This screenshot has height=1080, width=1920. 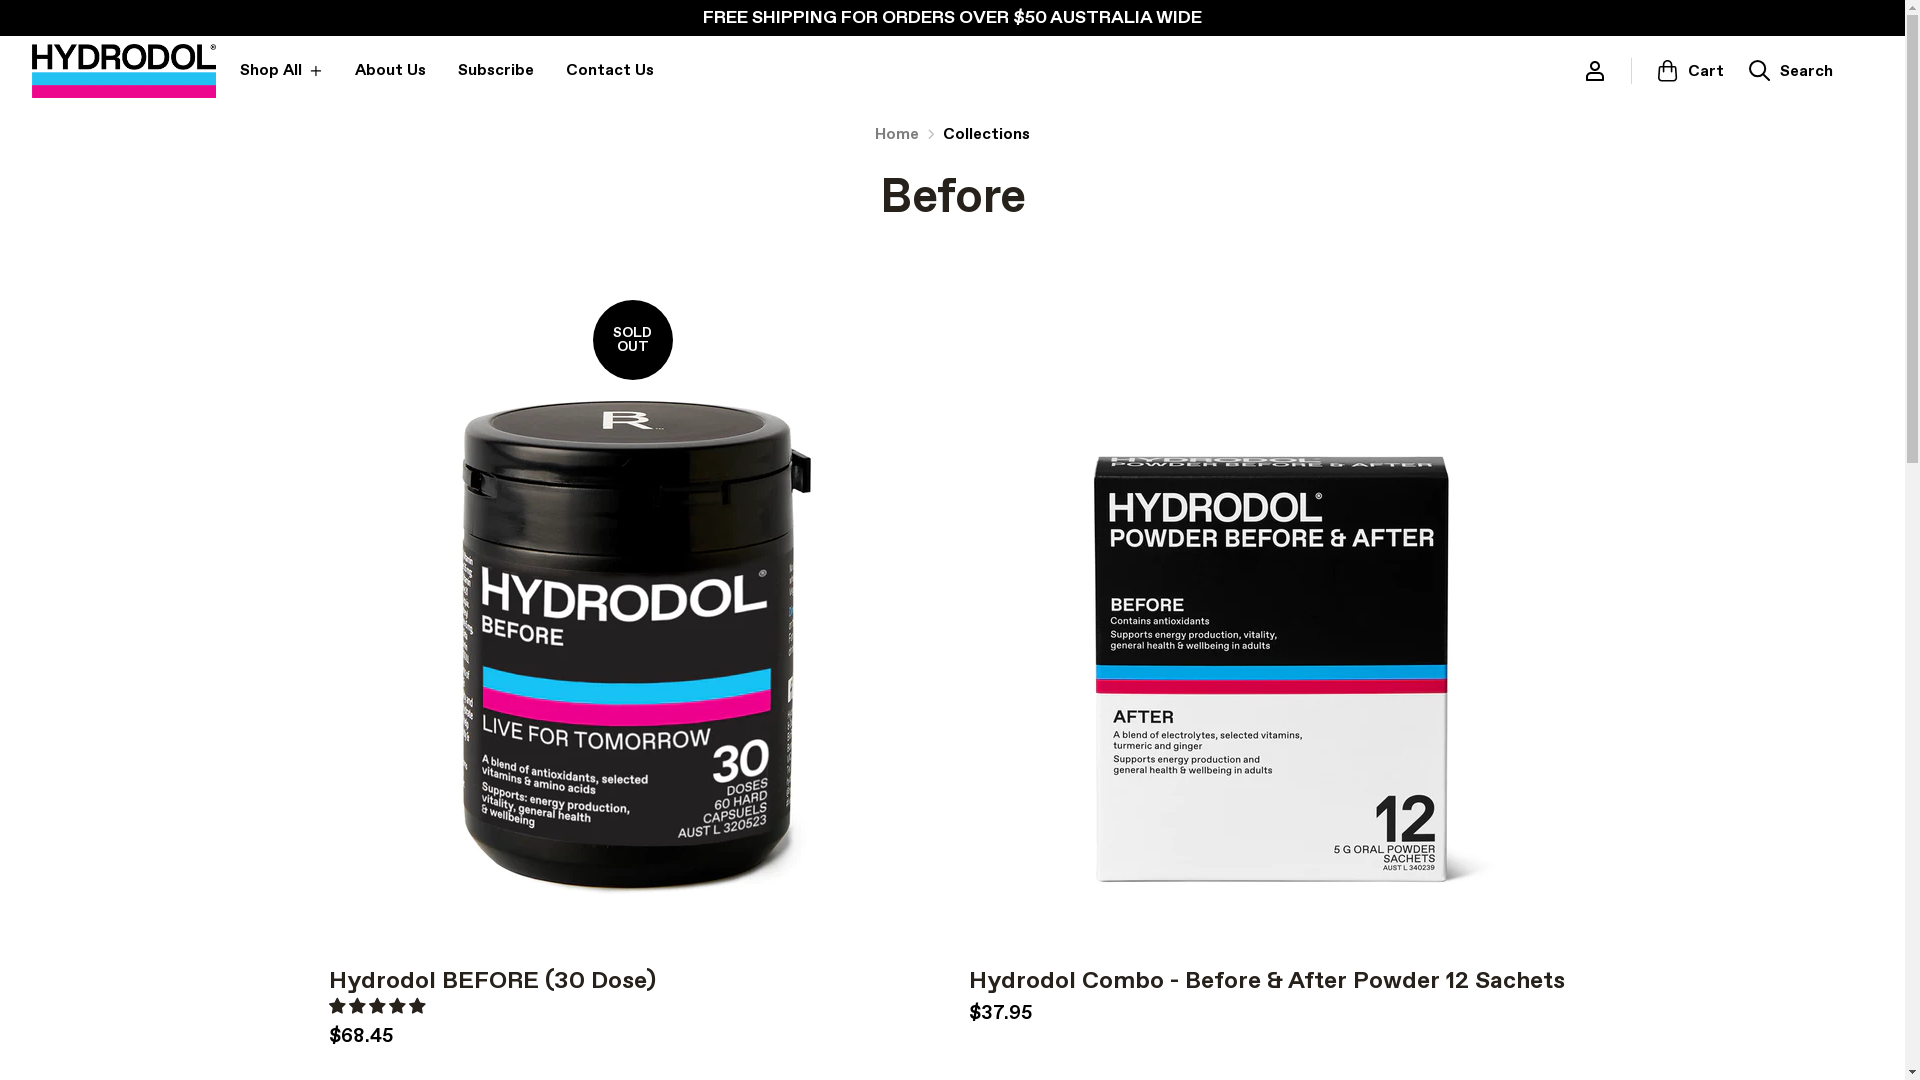 What do you see at coordinates (1265, 979) in the screenshot?
I see `'Hydrodol Combo - Before & After Powder 12 Sachets'` at bounding box center [1265, 979].